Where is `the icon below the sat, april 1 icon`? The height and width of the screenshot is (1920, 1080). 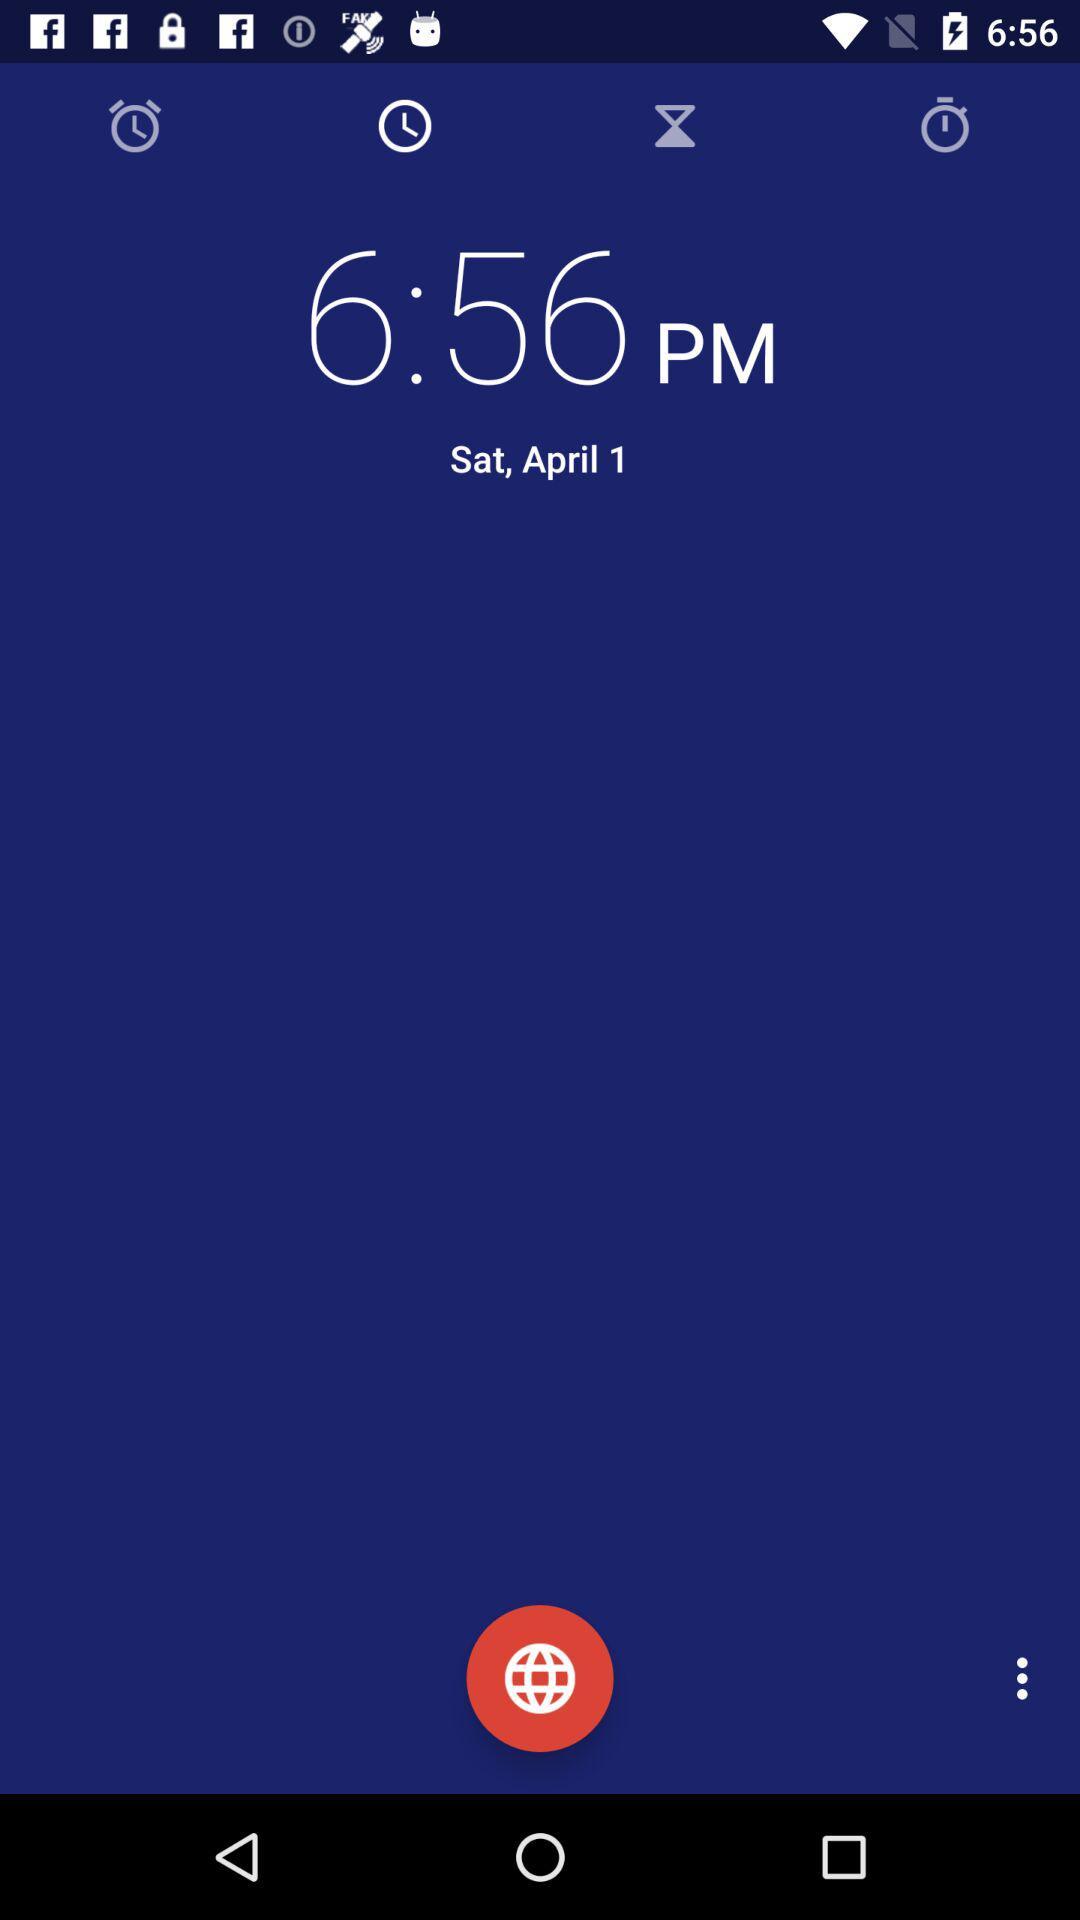
the icon below the sat, april 1 icon is located at coordinates (555, 597).